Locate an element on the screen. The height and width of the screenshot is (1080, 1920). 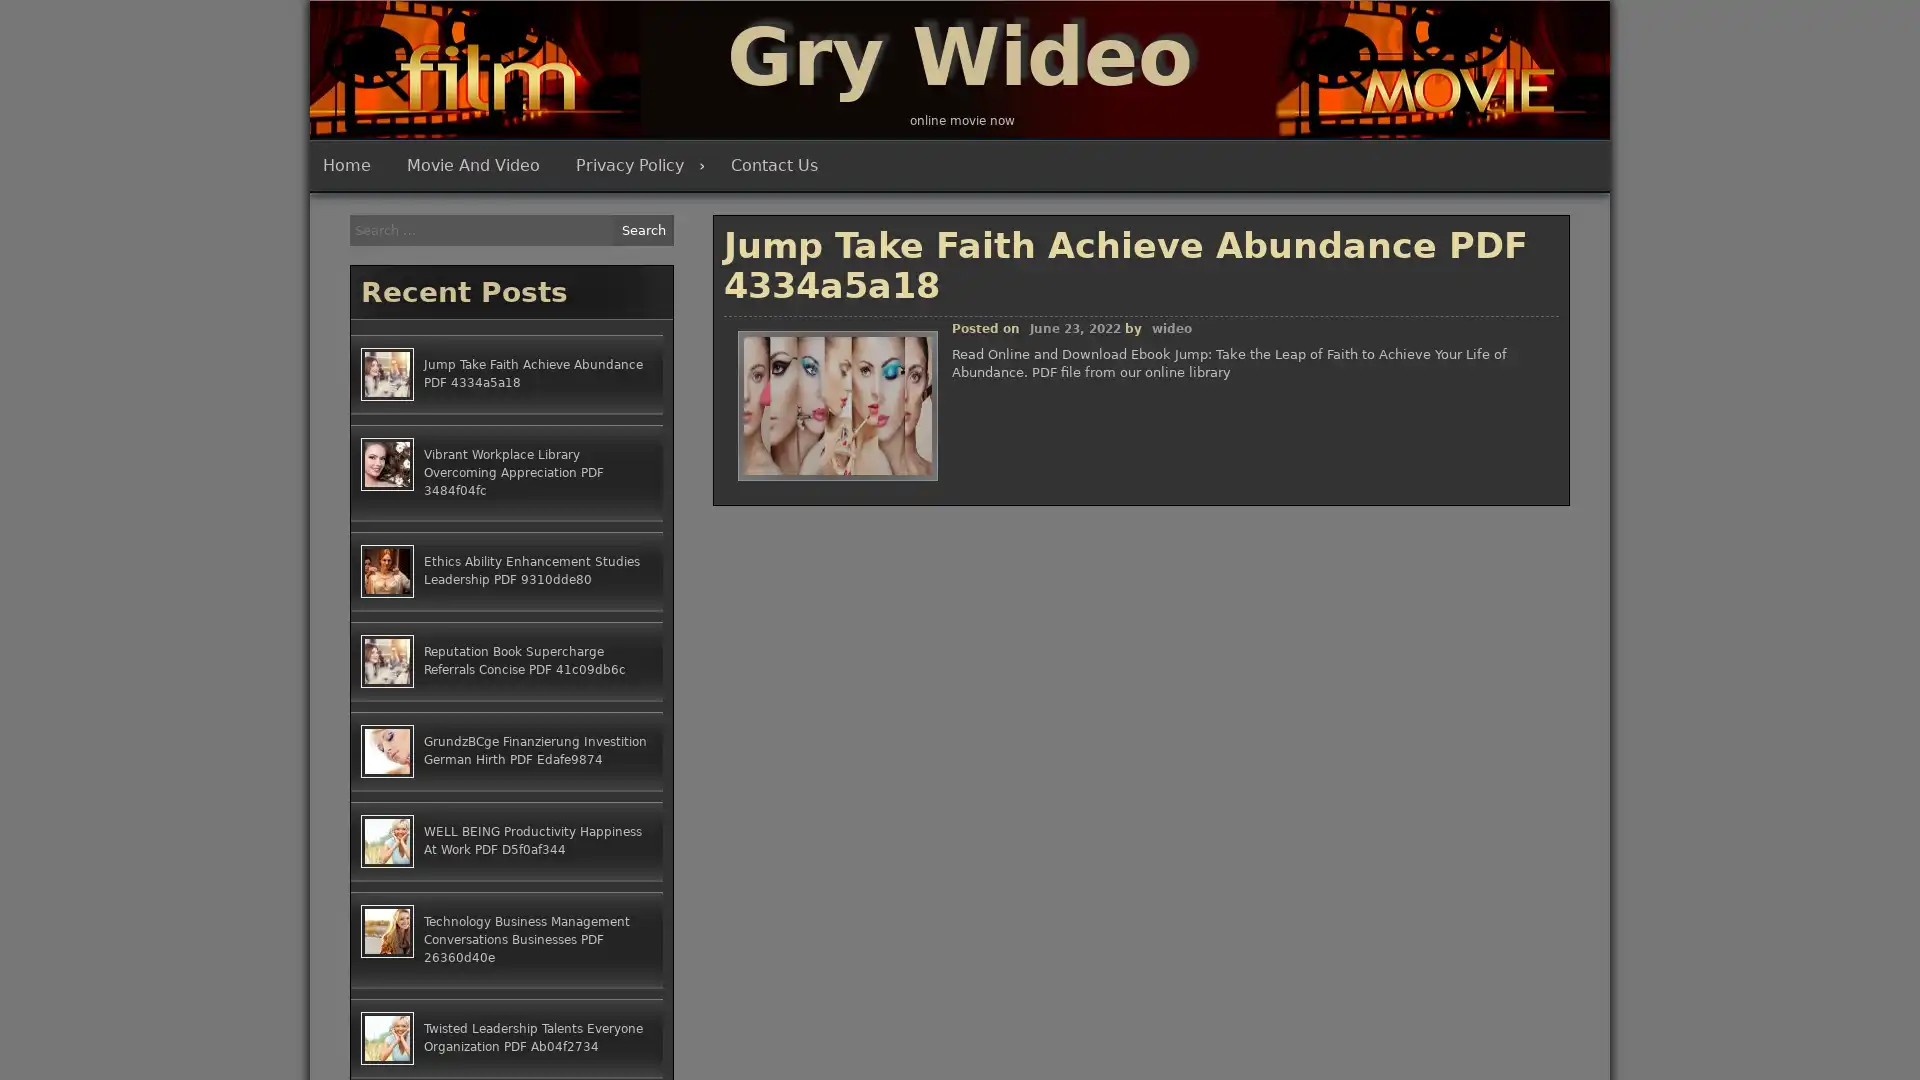
Search is located at coordinates (643, 229).